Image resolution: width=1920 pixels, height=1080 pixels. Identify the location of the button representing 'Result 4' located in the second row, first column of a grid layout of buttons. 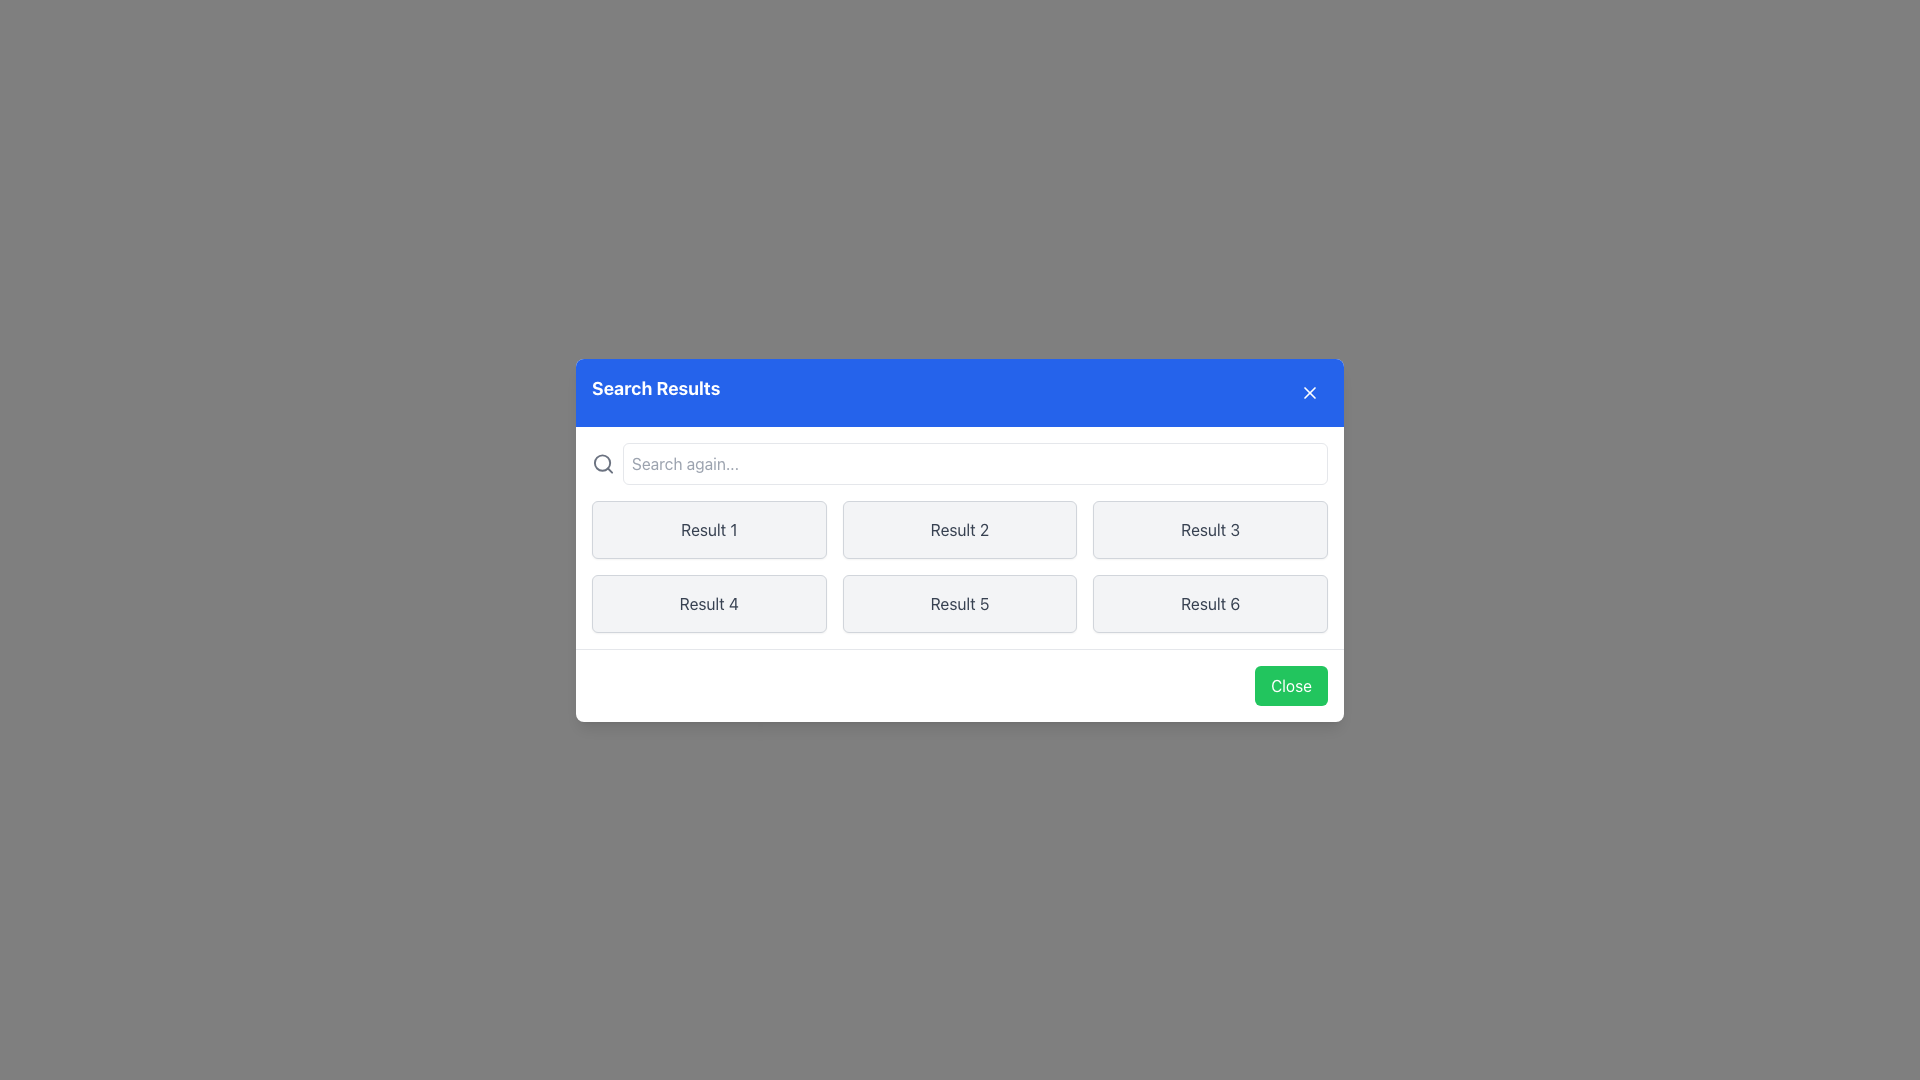
(709, 602).